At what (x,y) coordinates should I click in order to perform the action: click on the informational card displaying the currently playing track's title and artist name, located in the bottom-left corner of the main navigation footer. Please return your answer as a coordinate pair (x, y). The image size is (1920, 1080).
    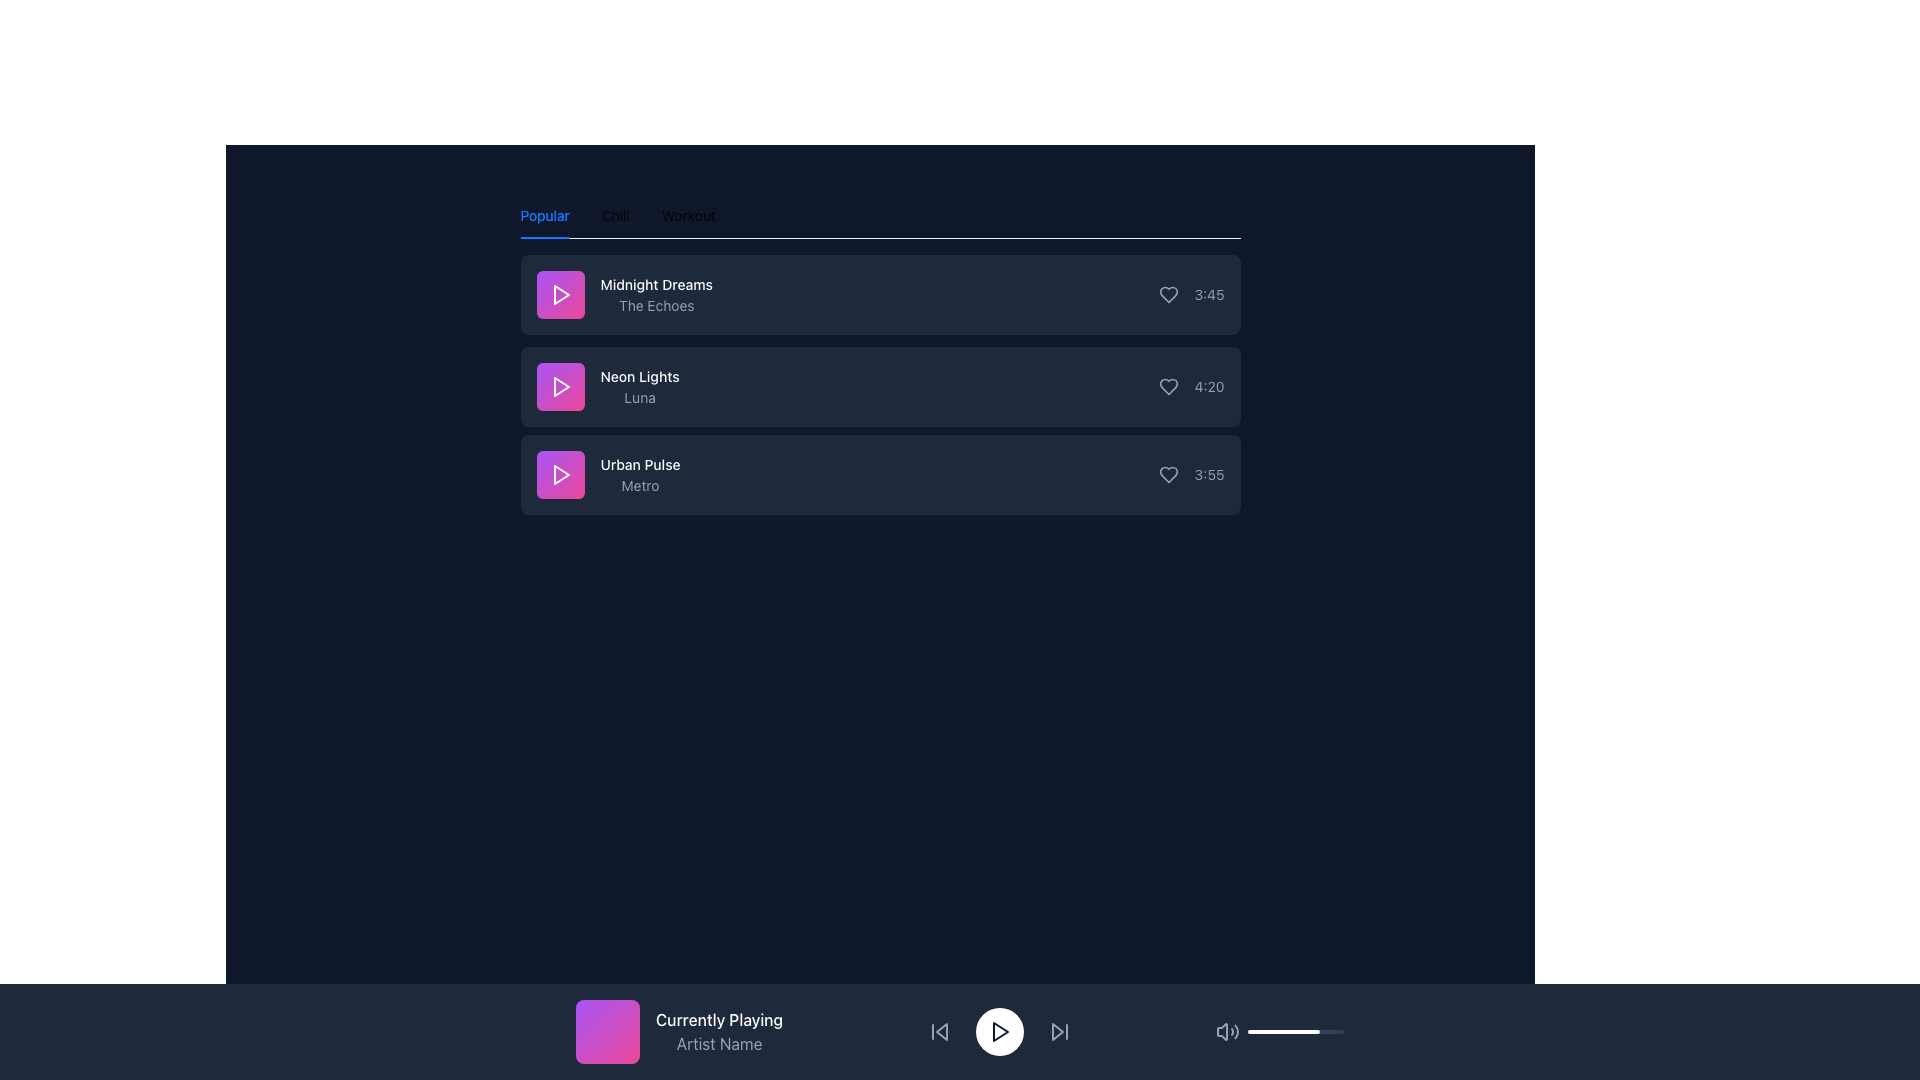
    Looking at the image, I should click on (679, 1032).